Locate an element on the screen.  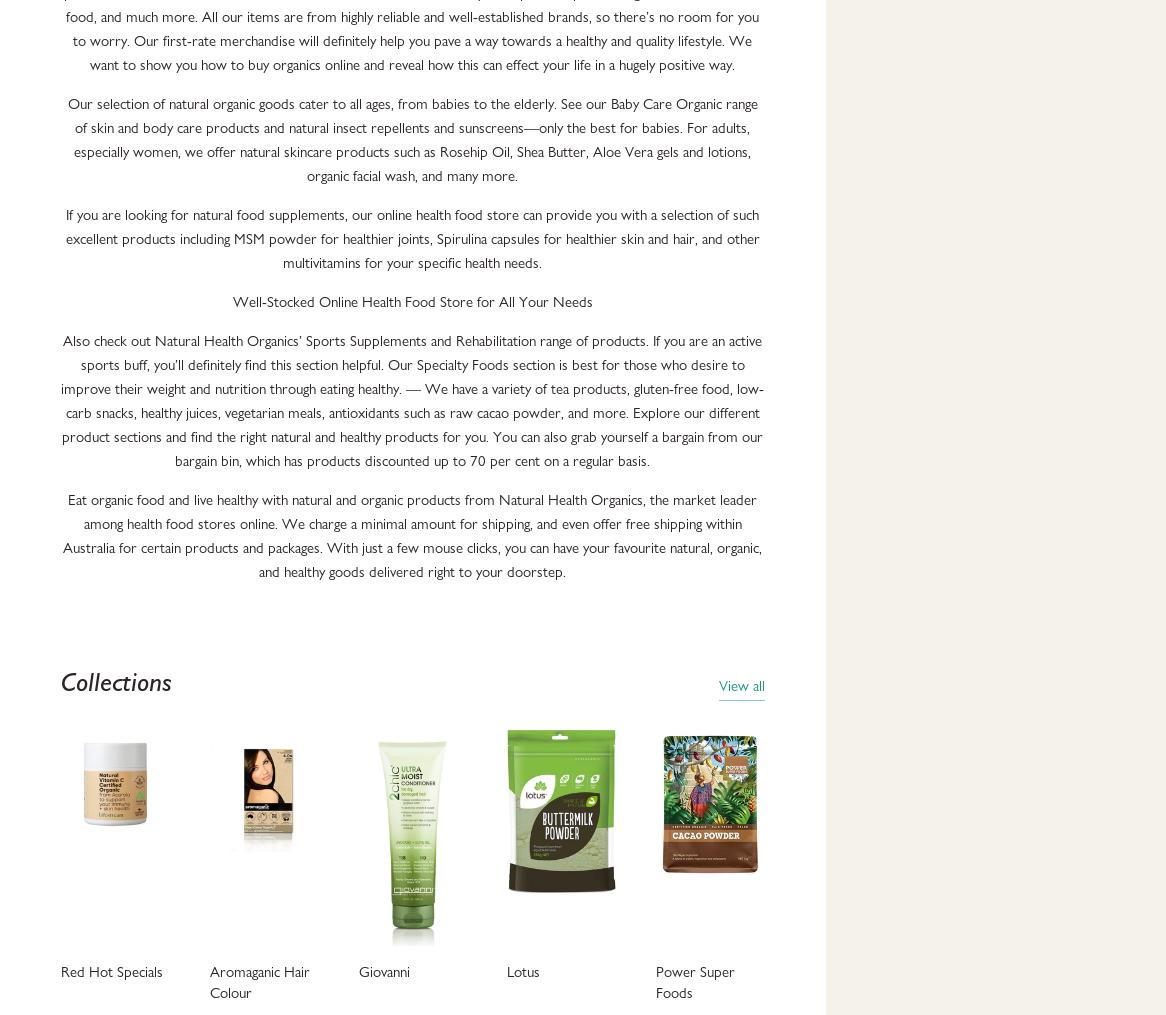
'Well-Stocked Online Health Food Store for All Your Needs' is located at coordinates (410, 300).